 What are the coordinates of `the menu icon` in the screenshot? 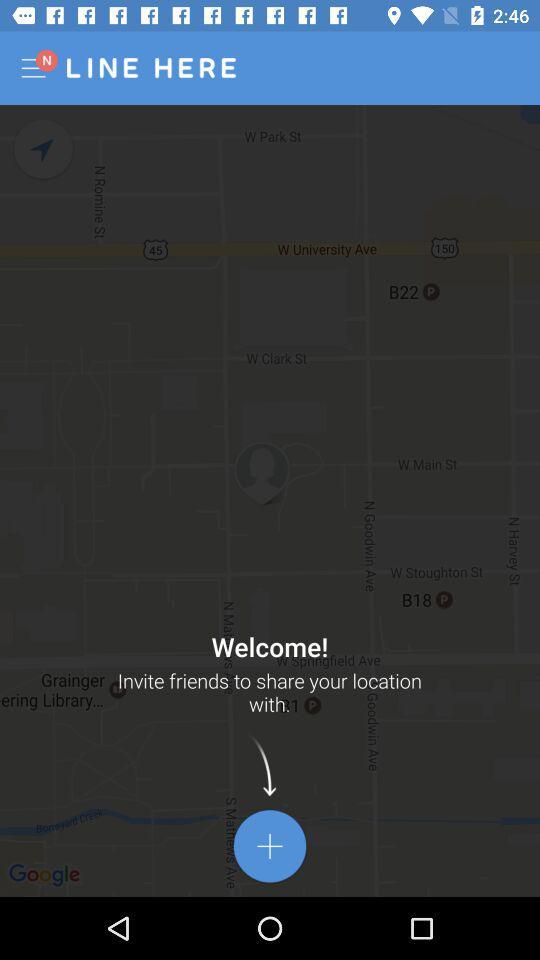 It's located at (35, 68).